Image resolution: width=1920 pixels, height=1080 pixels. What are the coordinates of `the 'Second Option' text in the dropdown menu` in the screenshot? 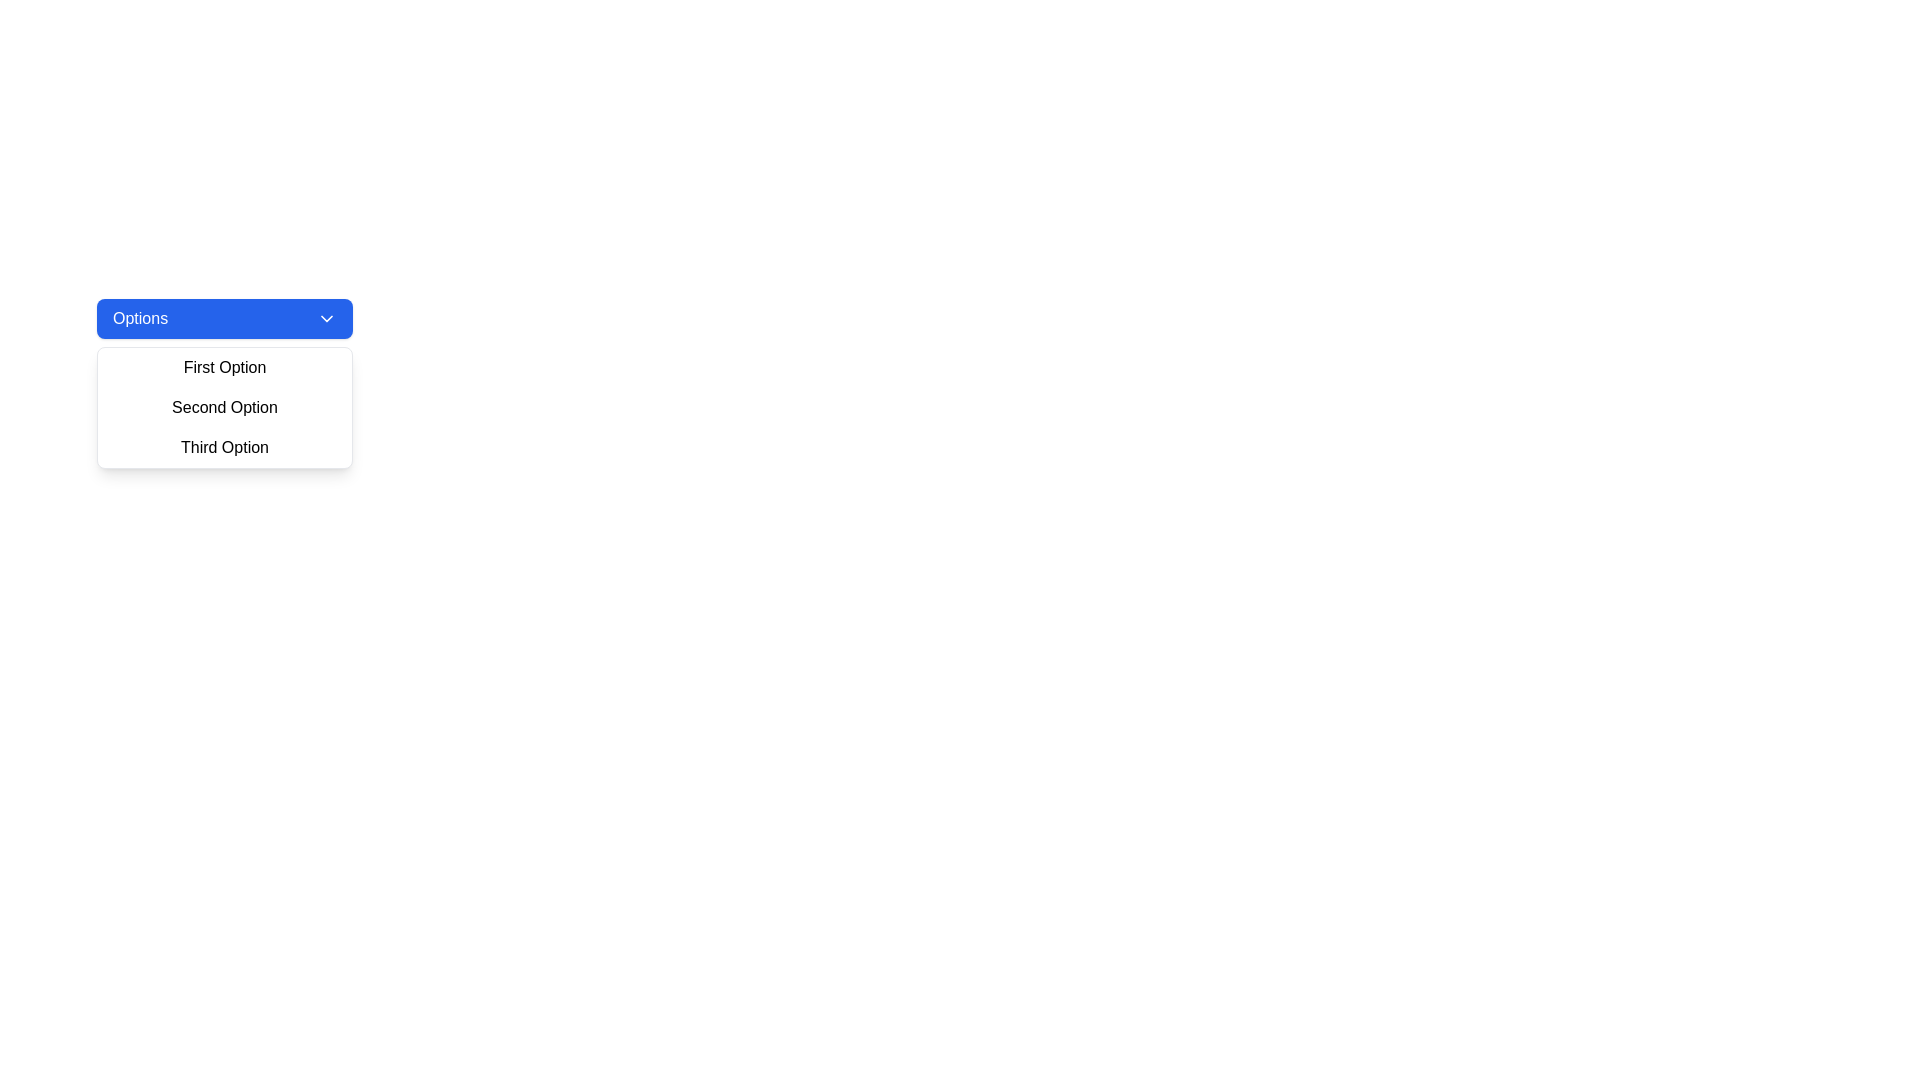 It's located at (225, 407).